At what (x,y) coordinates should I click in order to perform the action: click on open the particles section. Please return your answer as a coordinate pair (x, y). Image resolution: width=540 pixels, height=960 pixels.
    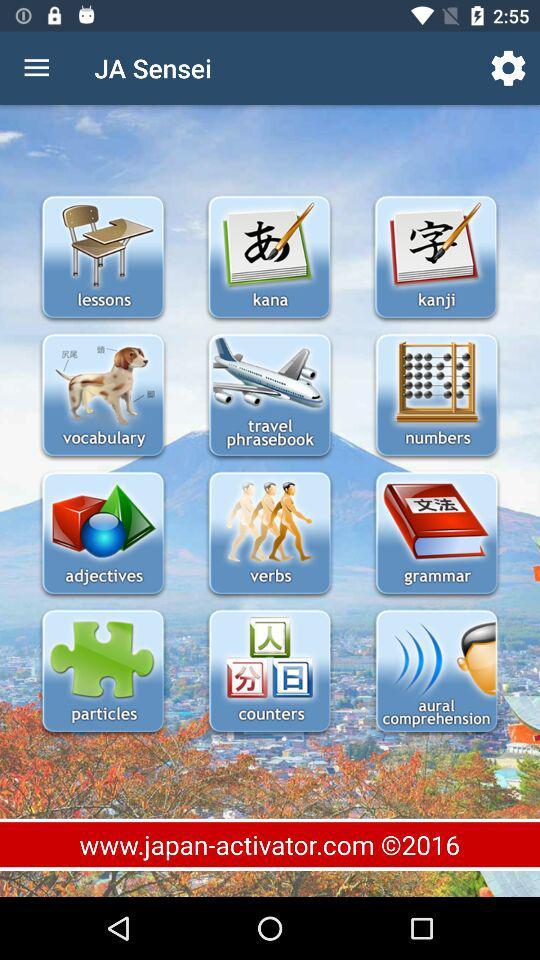
    Looking at the image, I should click on (103, 673).